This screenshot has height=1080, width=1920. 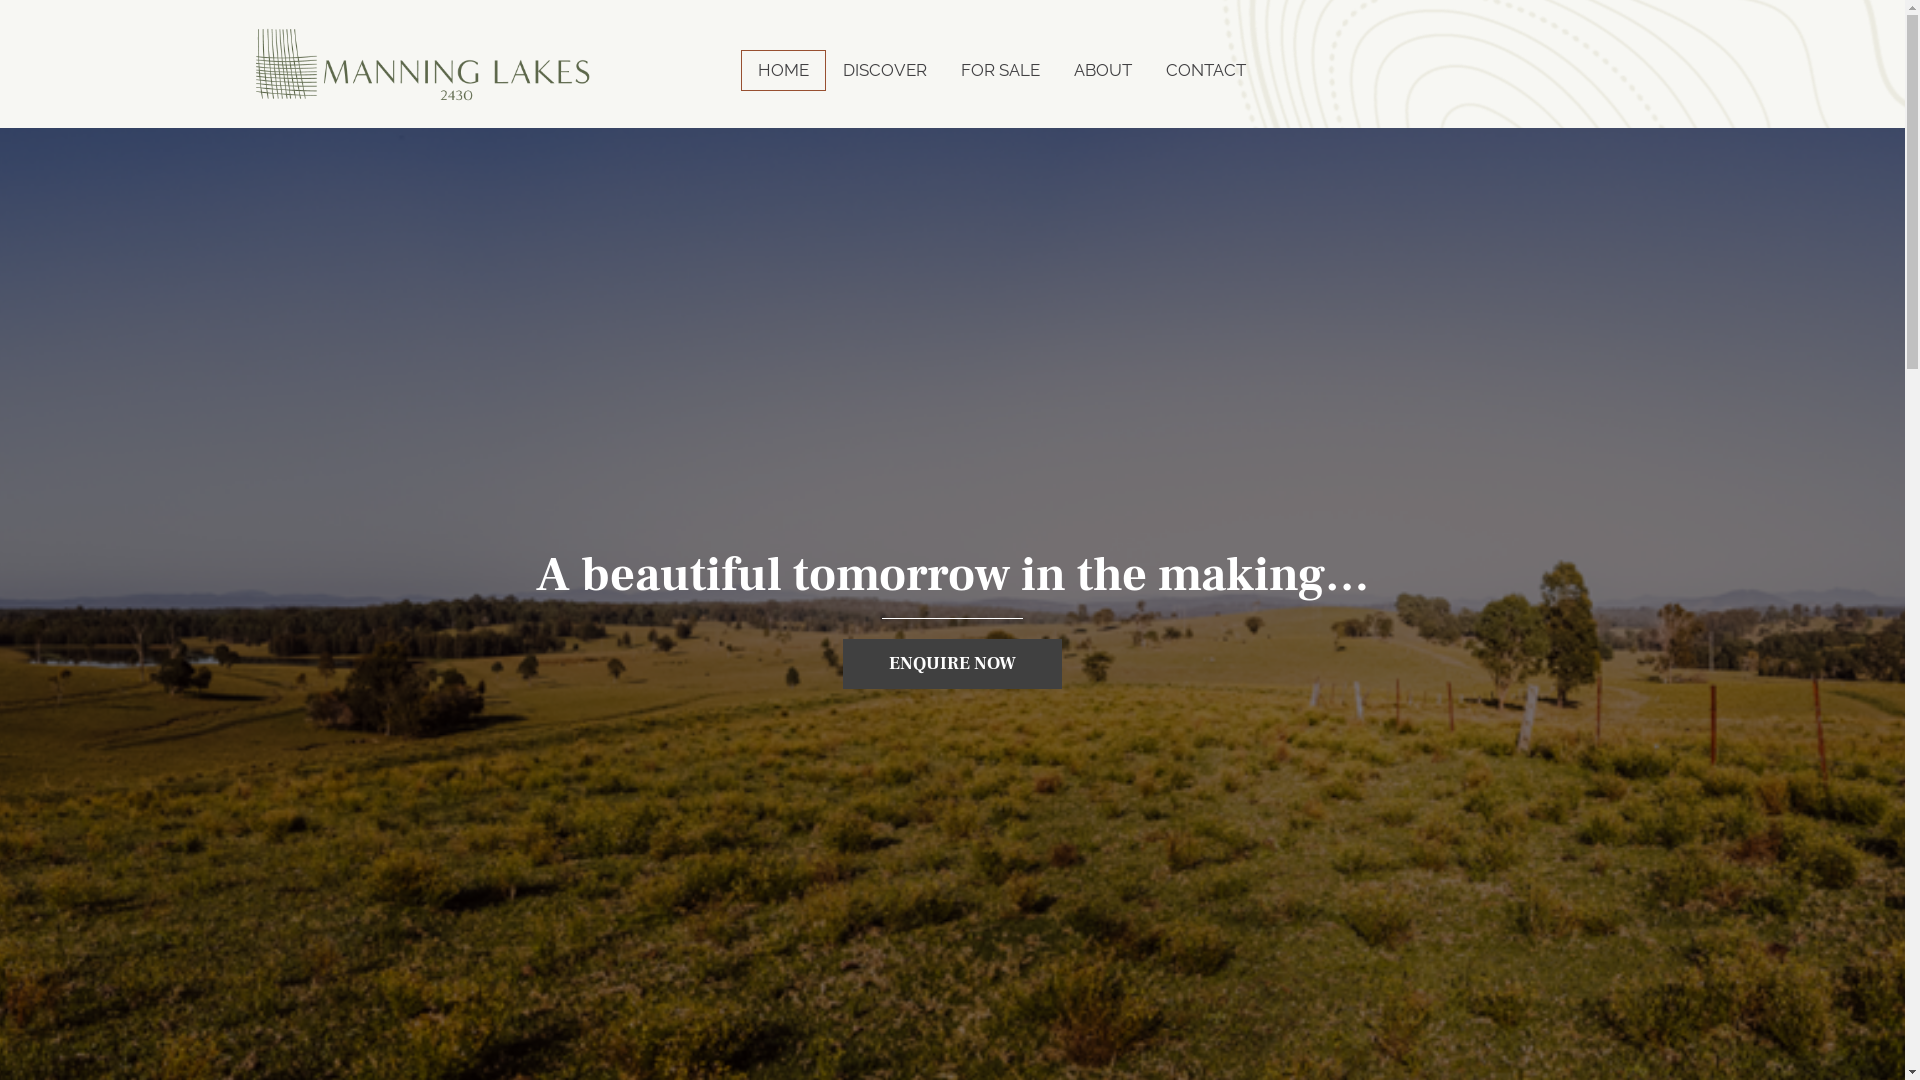 What do you see at coordinates (951, 663) in the screenshot?
I see `'ENQUIRE NOW'` at bounding box center [951, 663].